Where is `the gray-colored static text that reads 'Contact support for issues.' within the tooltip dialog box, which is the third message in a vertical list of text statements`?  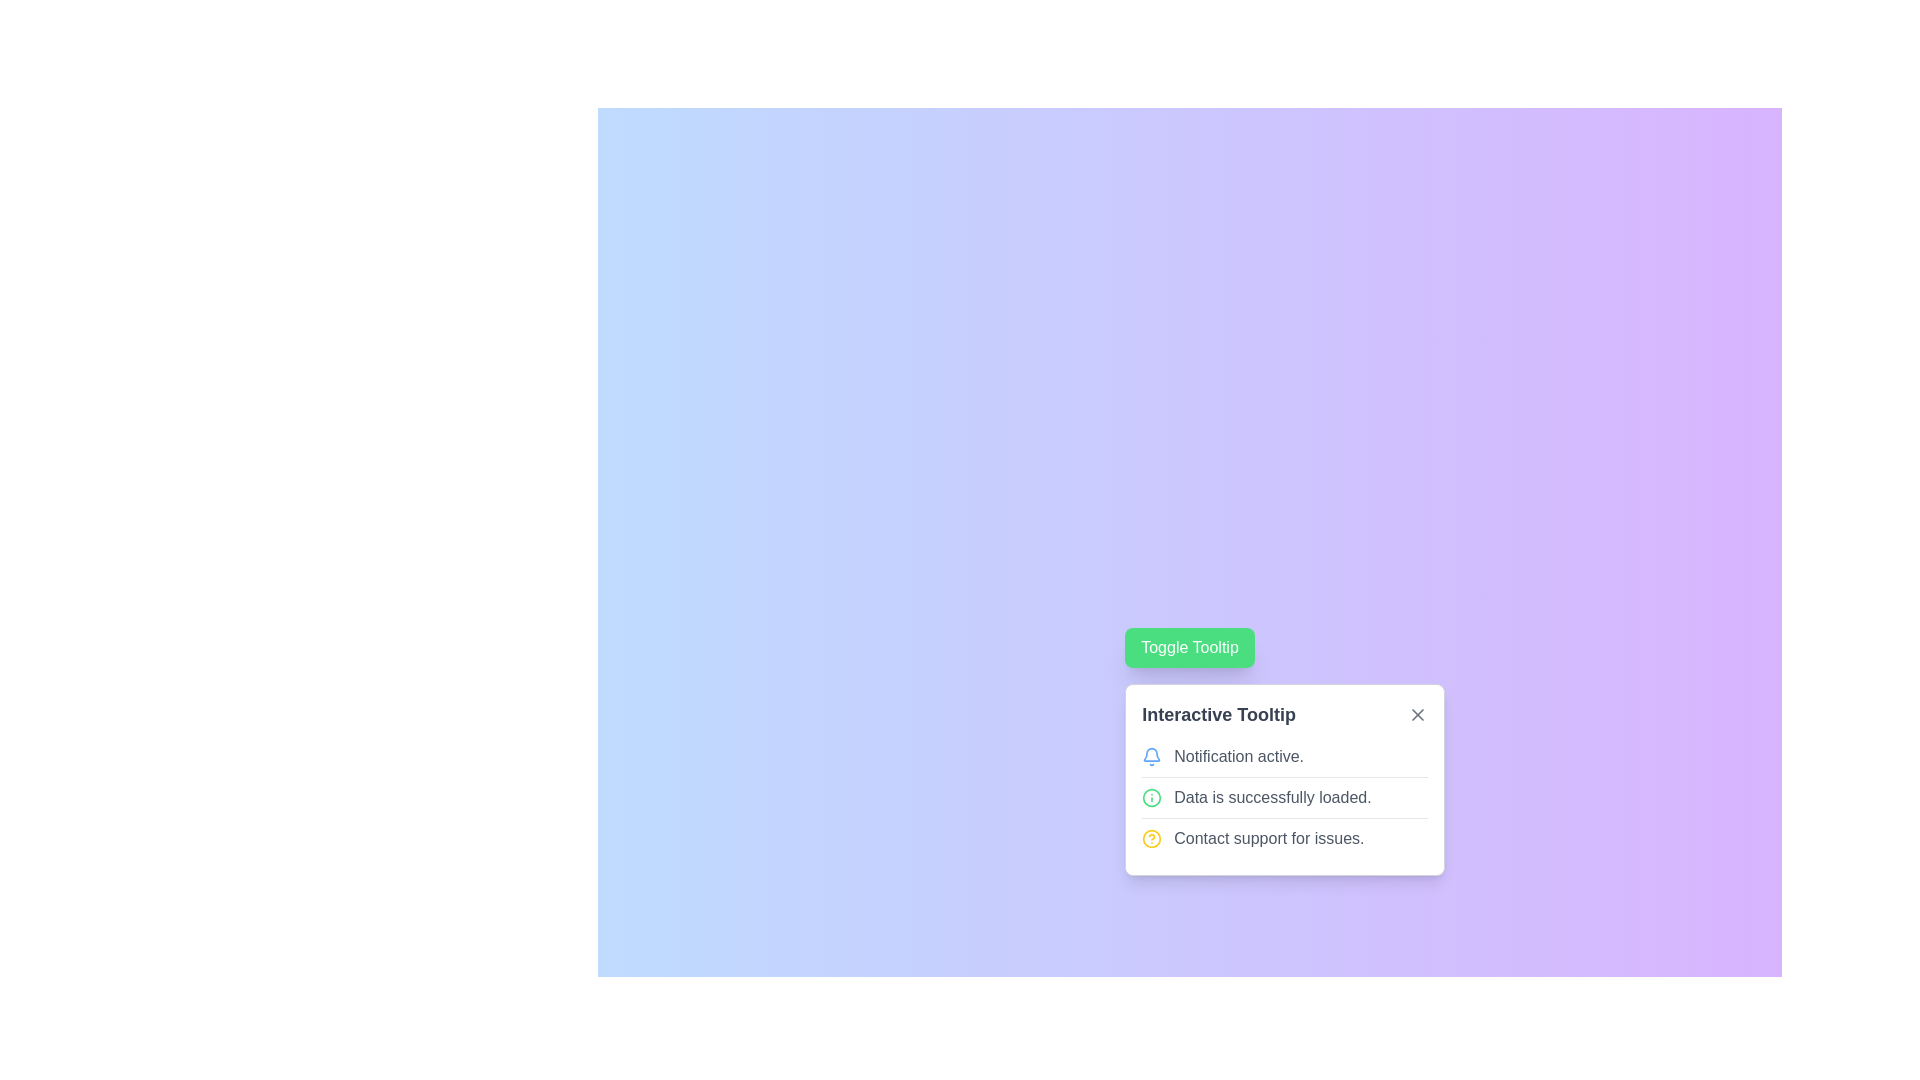 the gray-colored static text that reads 'Contact support for issues.' within the tooltip dialog box, which is the third message in a vertical list of text statements is located at coordinates (1268, 839).